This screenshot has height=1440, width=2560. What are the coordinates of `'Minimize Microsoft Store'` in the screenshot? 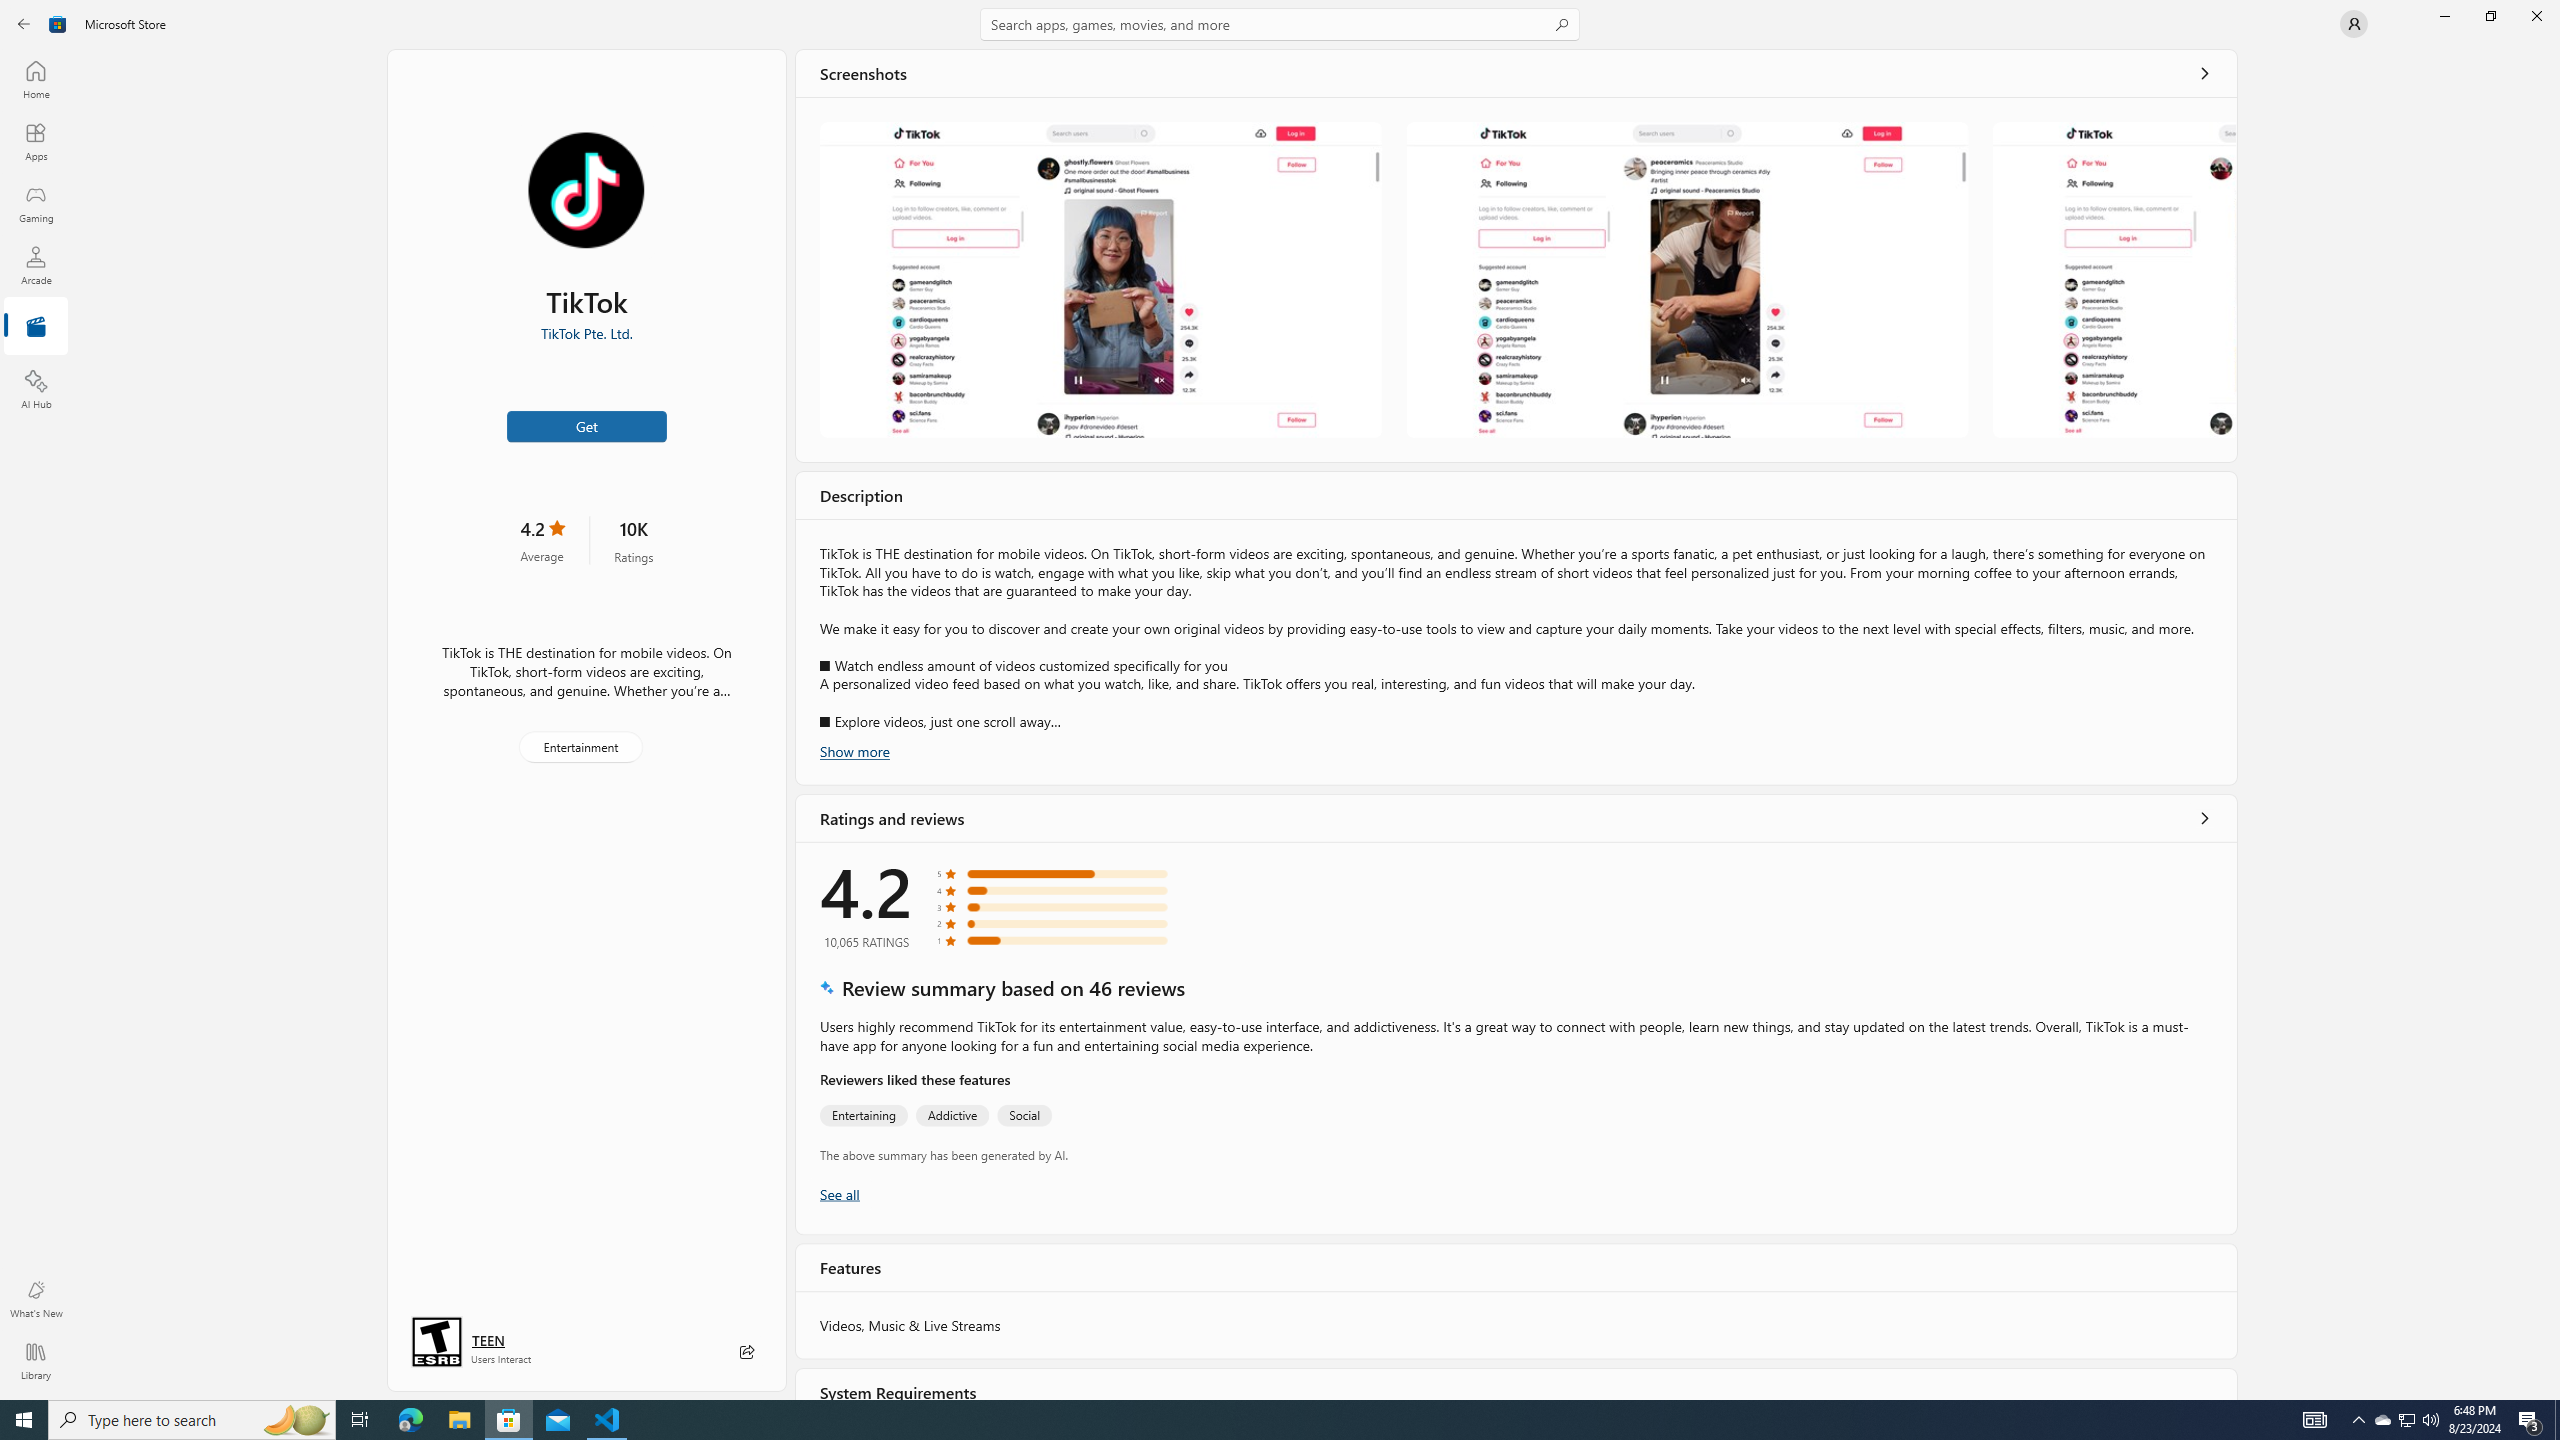 It's located at (2443, 15).